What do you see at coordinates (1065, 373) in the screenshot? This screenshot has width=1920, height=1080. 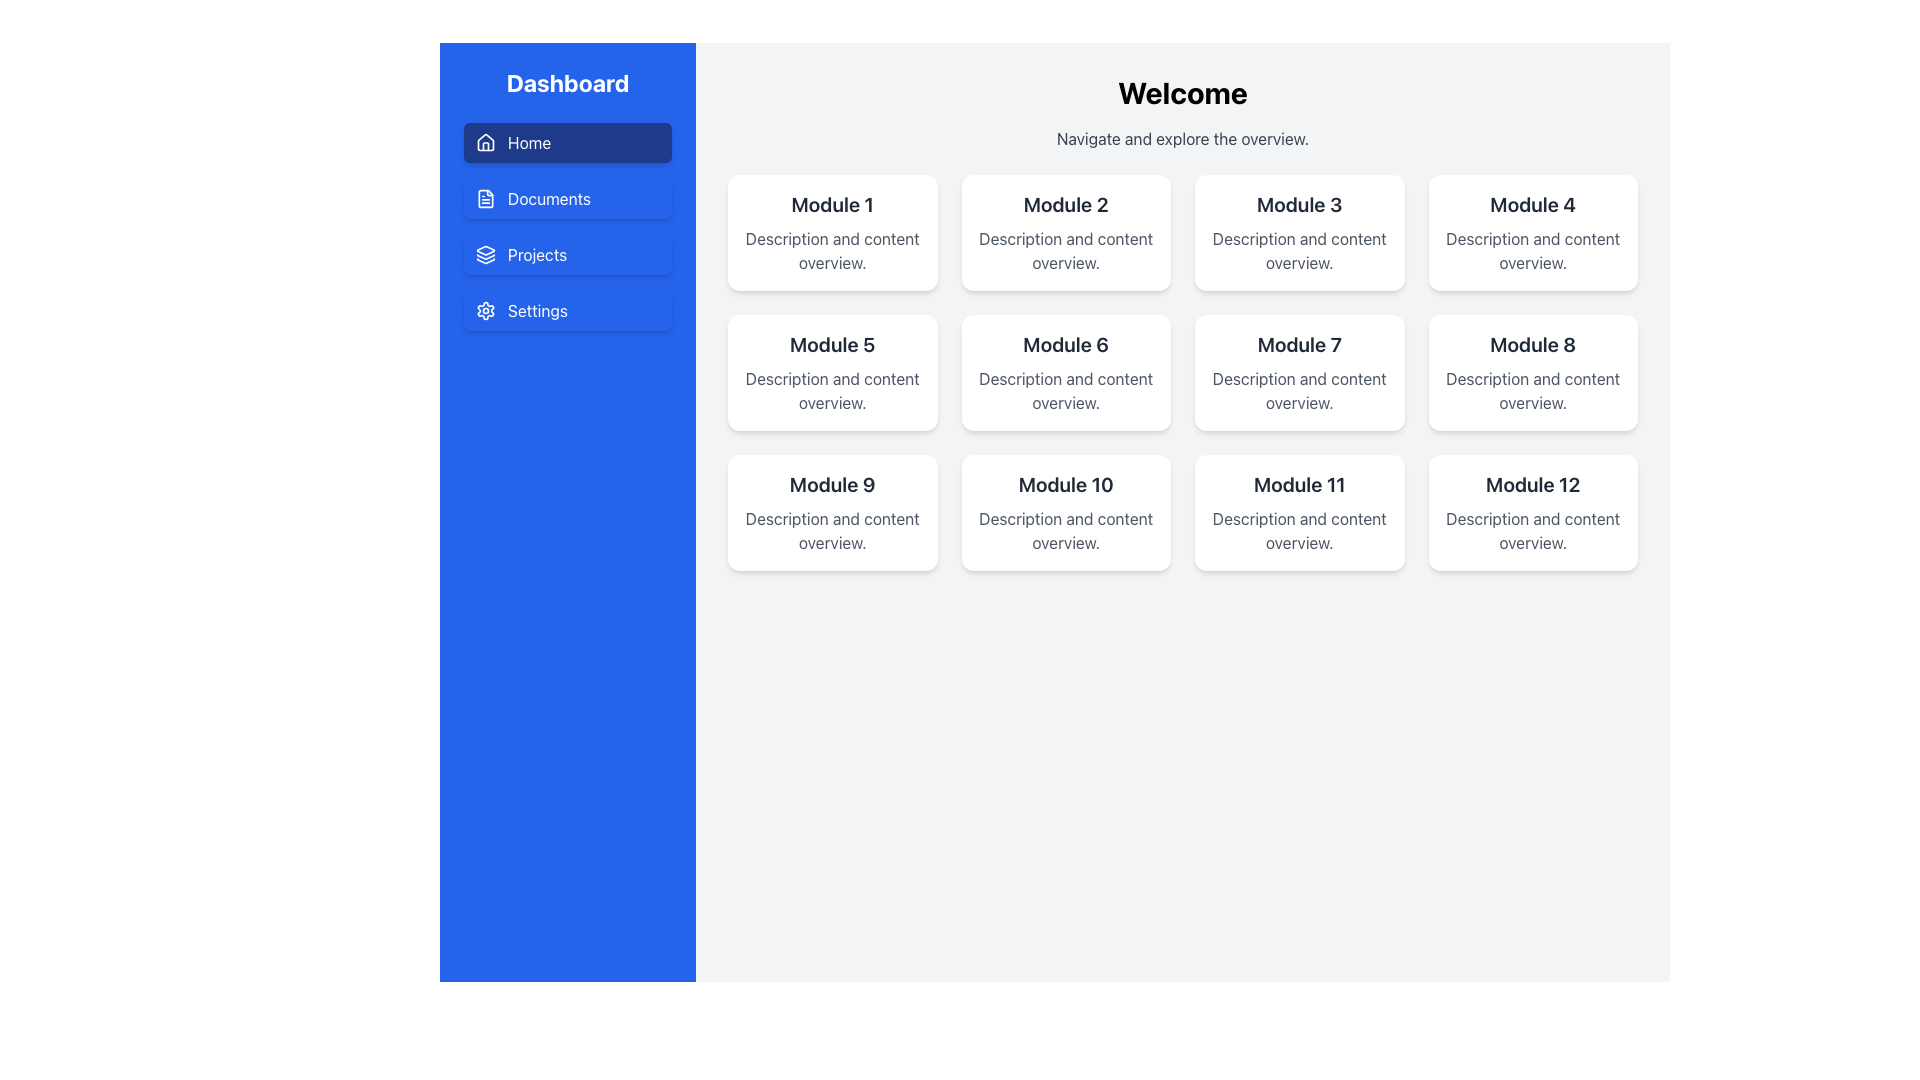 I see `the informational card for 'Module 6'` at bounding box center [1065, 373].